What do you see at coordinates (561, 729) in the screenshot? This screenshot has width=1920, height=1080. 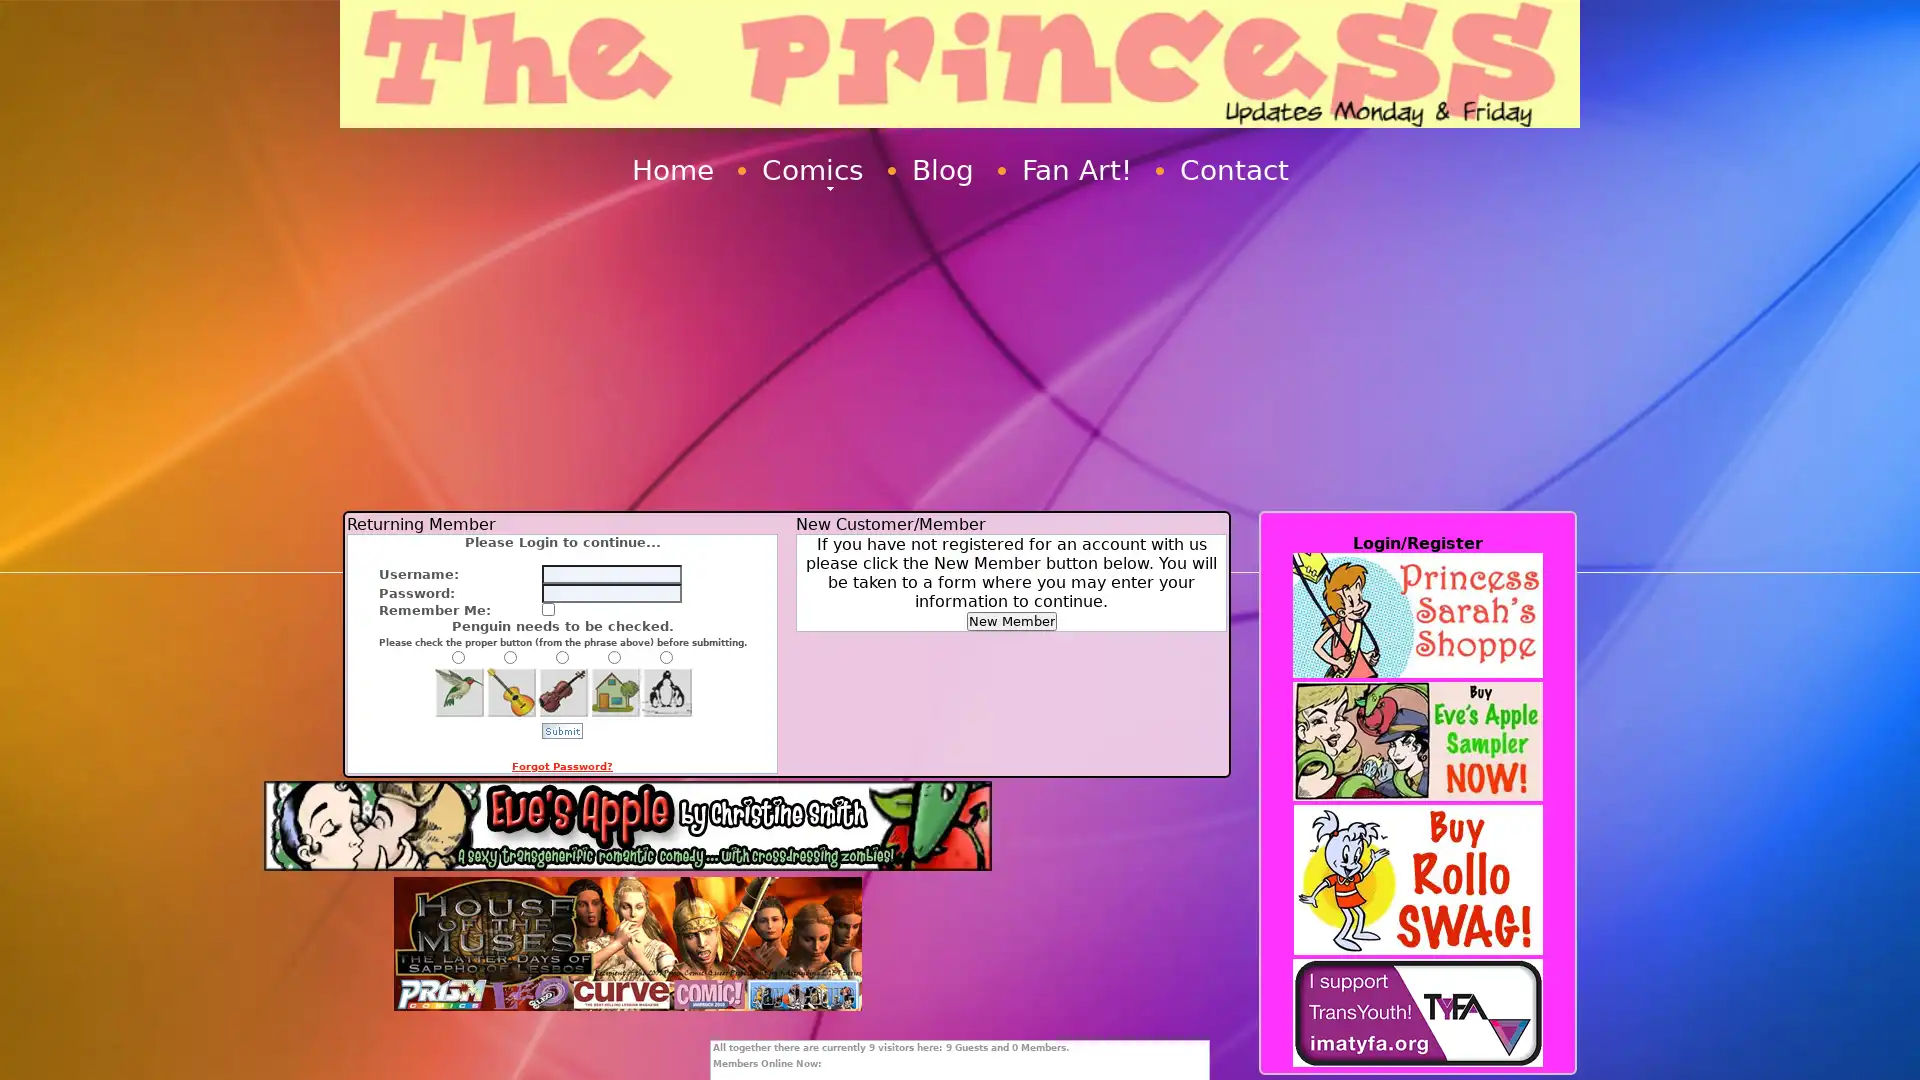 I see `Submit` at bounding box center [561, 729].